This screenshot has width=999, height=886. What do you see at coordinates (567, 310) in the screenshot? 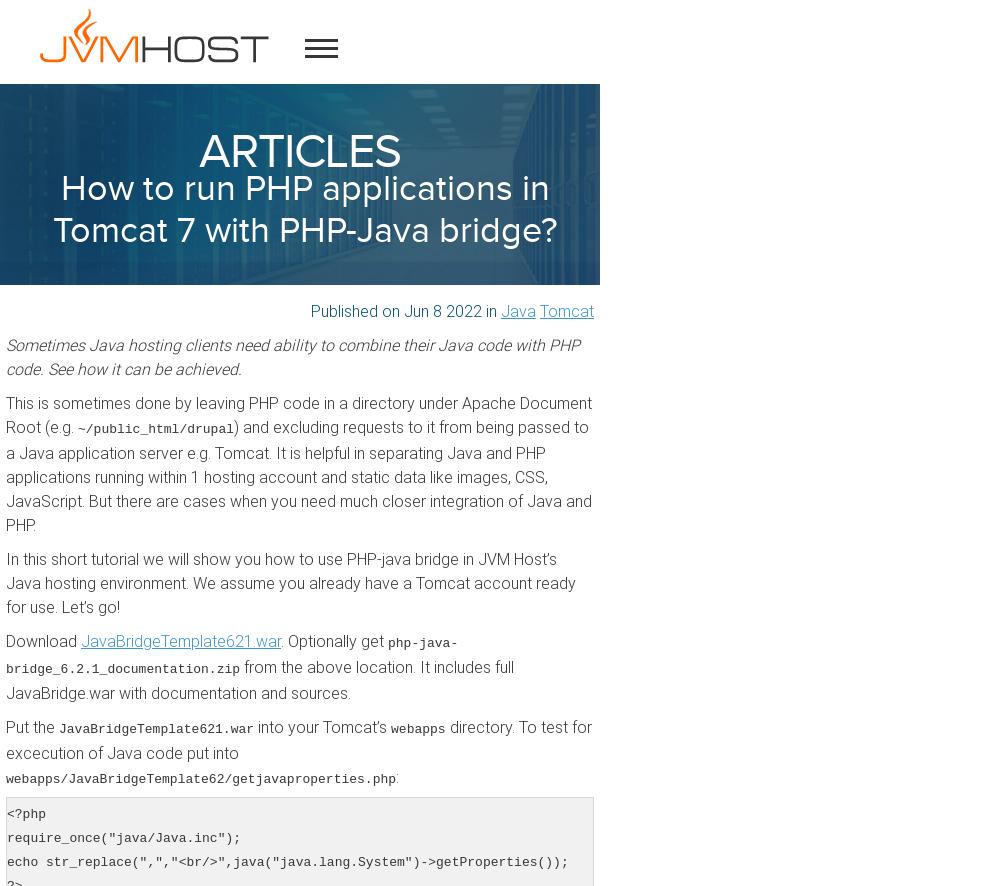
I see `'Tomcat'` at bounding box center [567, 310].